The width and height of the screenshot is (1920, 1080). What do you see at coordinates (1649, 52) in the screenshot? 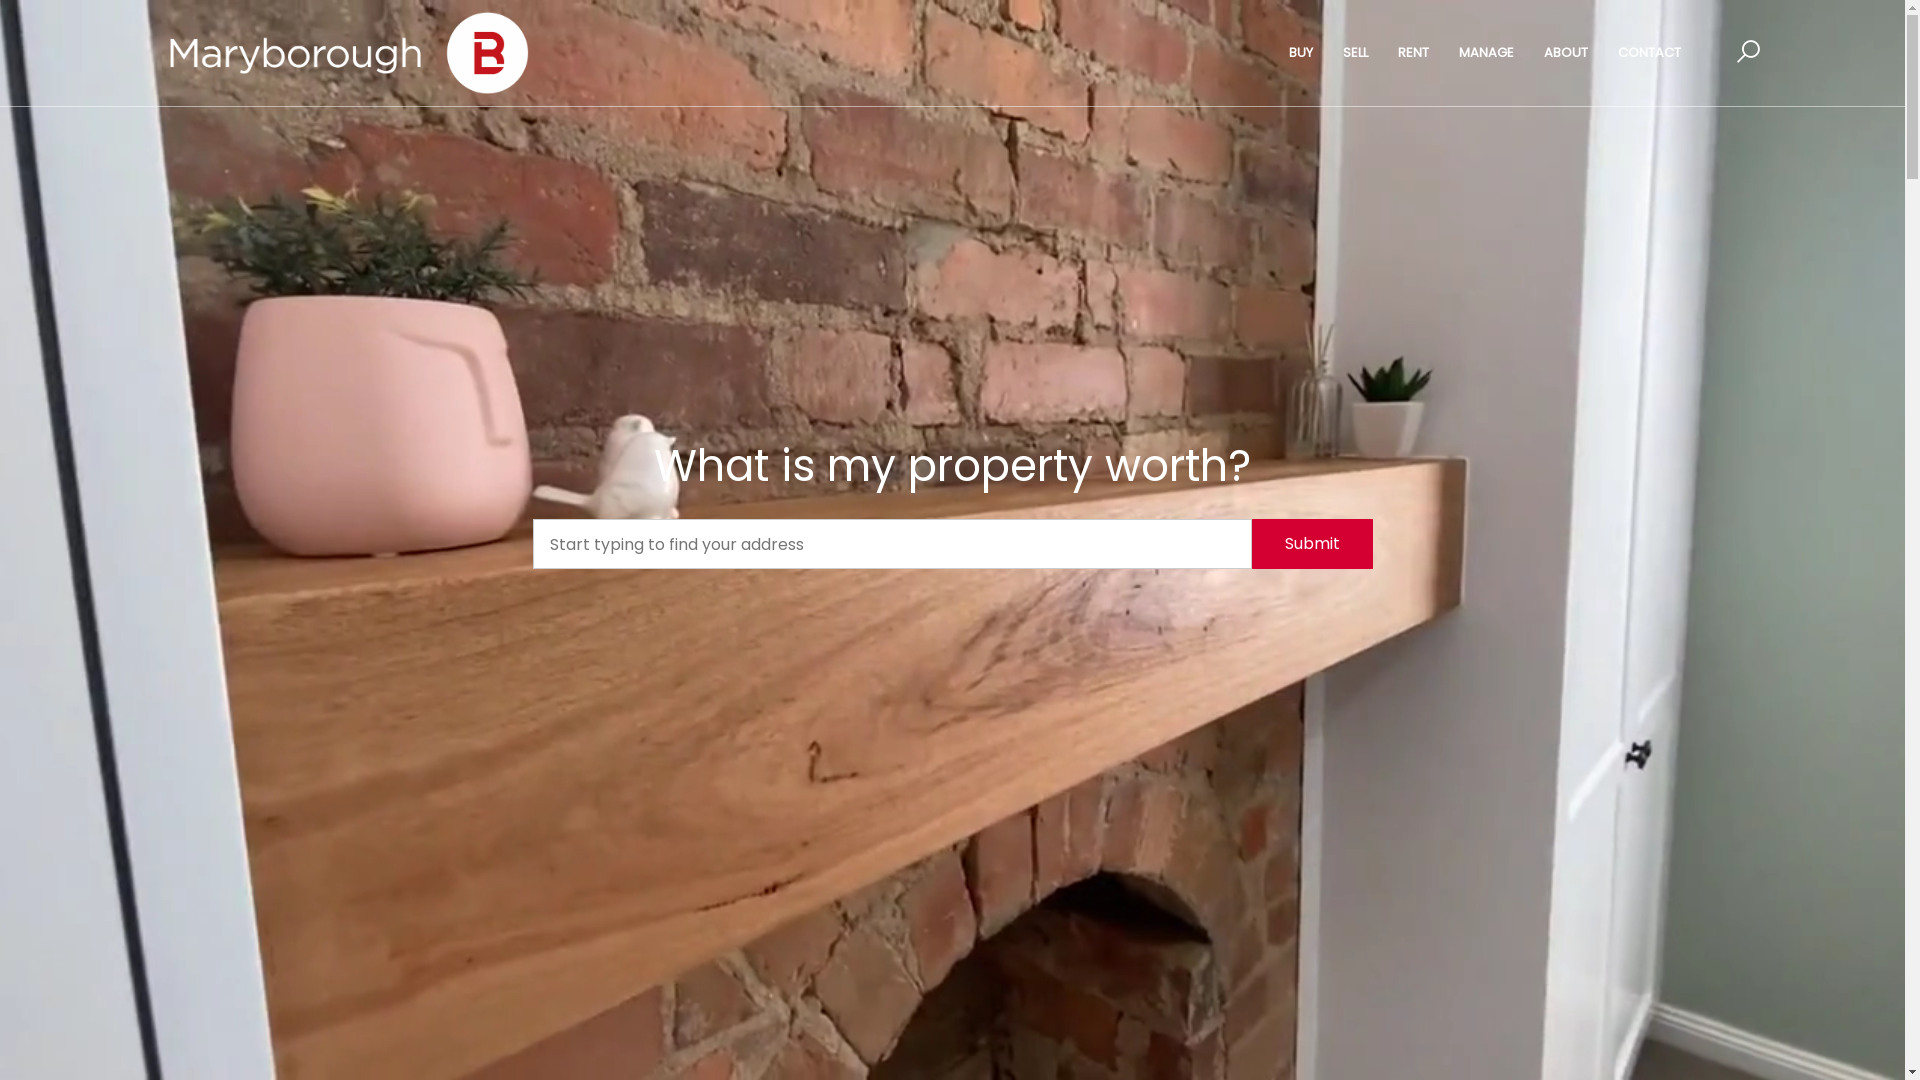
I see `'CONTACT'` at bounding box center [1649, 52].